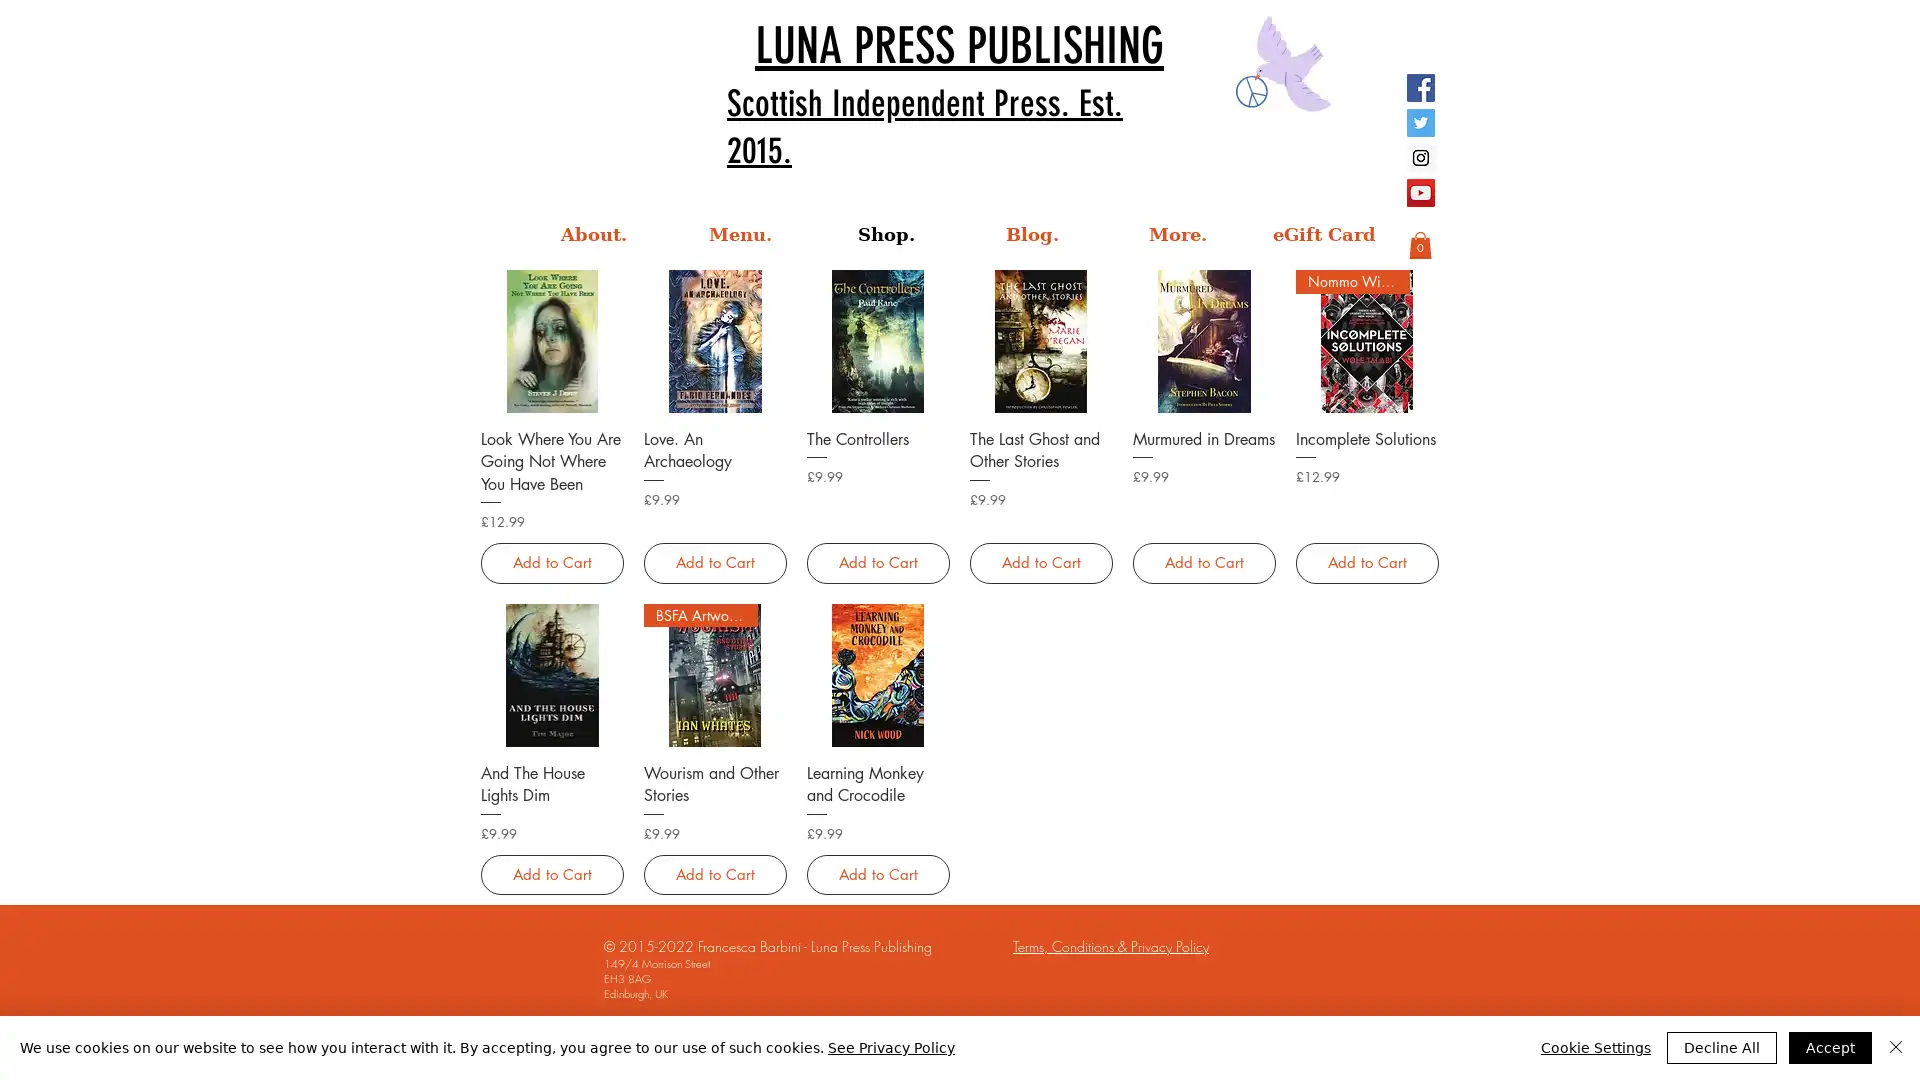 The image size is (1920, 1080). Describe the element at coordinates (552, 435) in the screenshot. I see `Quick View` at that location.